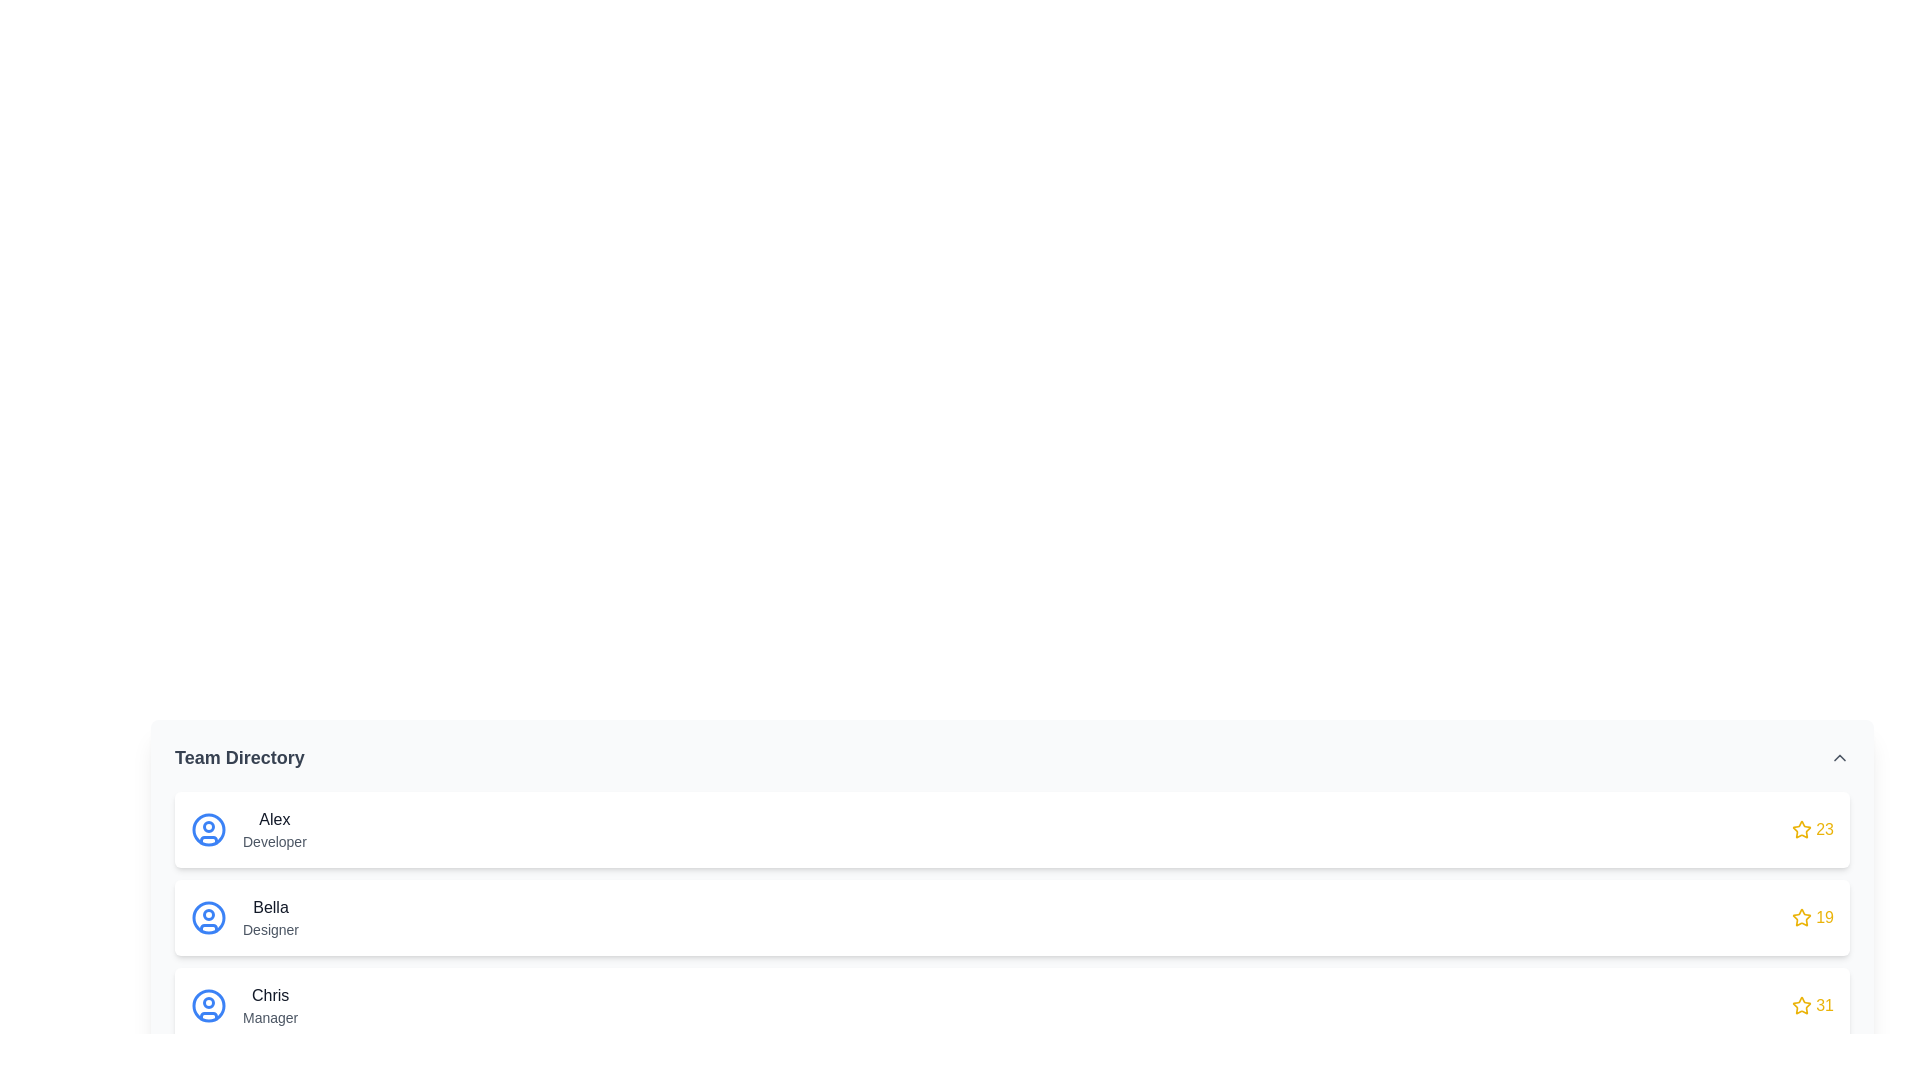  Describe the element at coordinates (269, 995) in the screenshot. I see `the text label displaying the name 'Chris' located in the third card of the team member profiles, positioned above 'Manager' and below the profile icon` at that location.